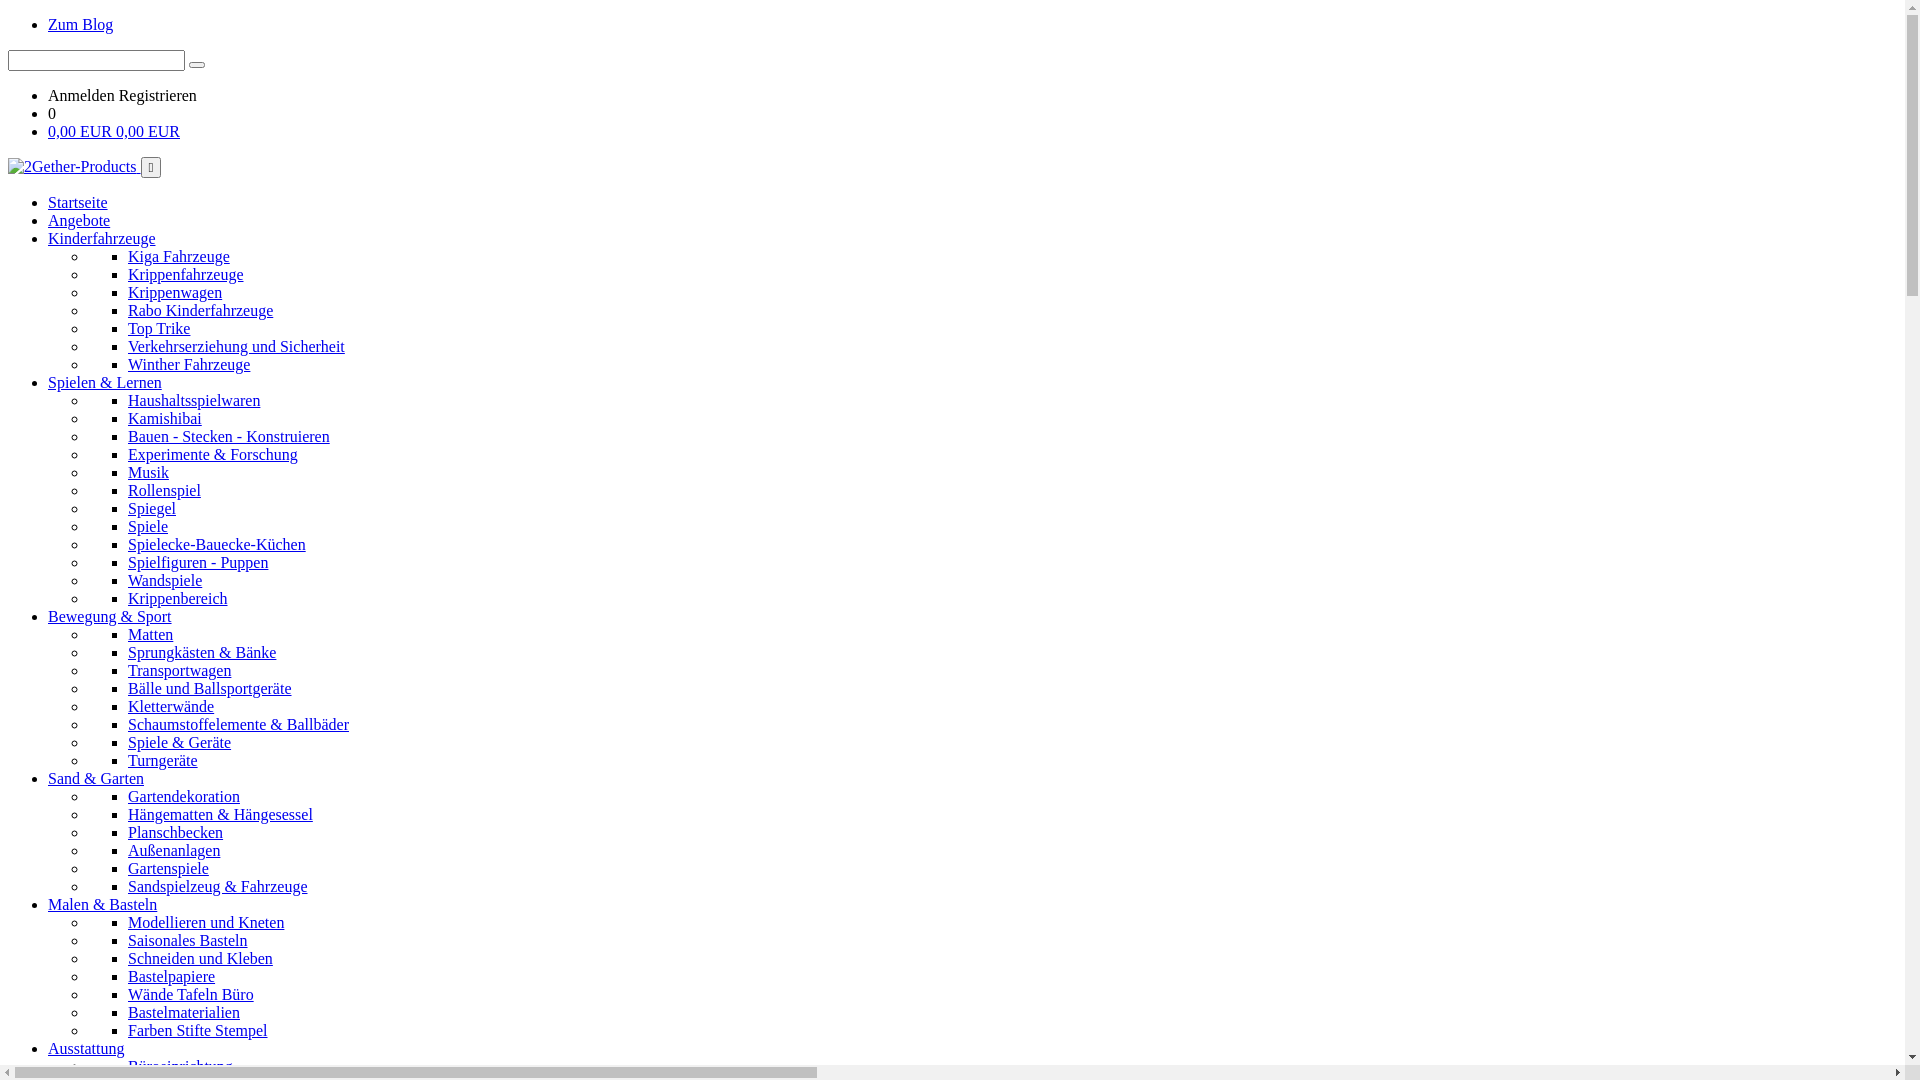 The width and height of the screenshot is (1920, 1080). What do you see at coordinates (85, 1047) in the screenshot?
I see `'Ausstattung'` at bounding box center [85, 1047].